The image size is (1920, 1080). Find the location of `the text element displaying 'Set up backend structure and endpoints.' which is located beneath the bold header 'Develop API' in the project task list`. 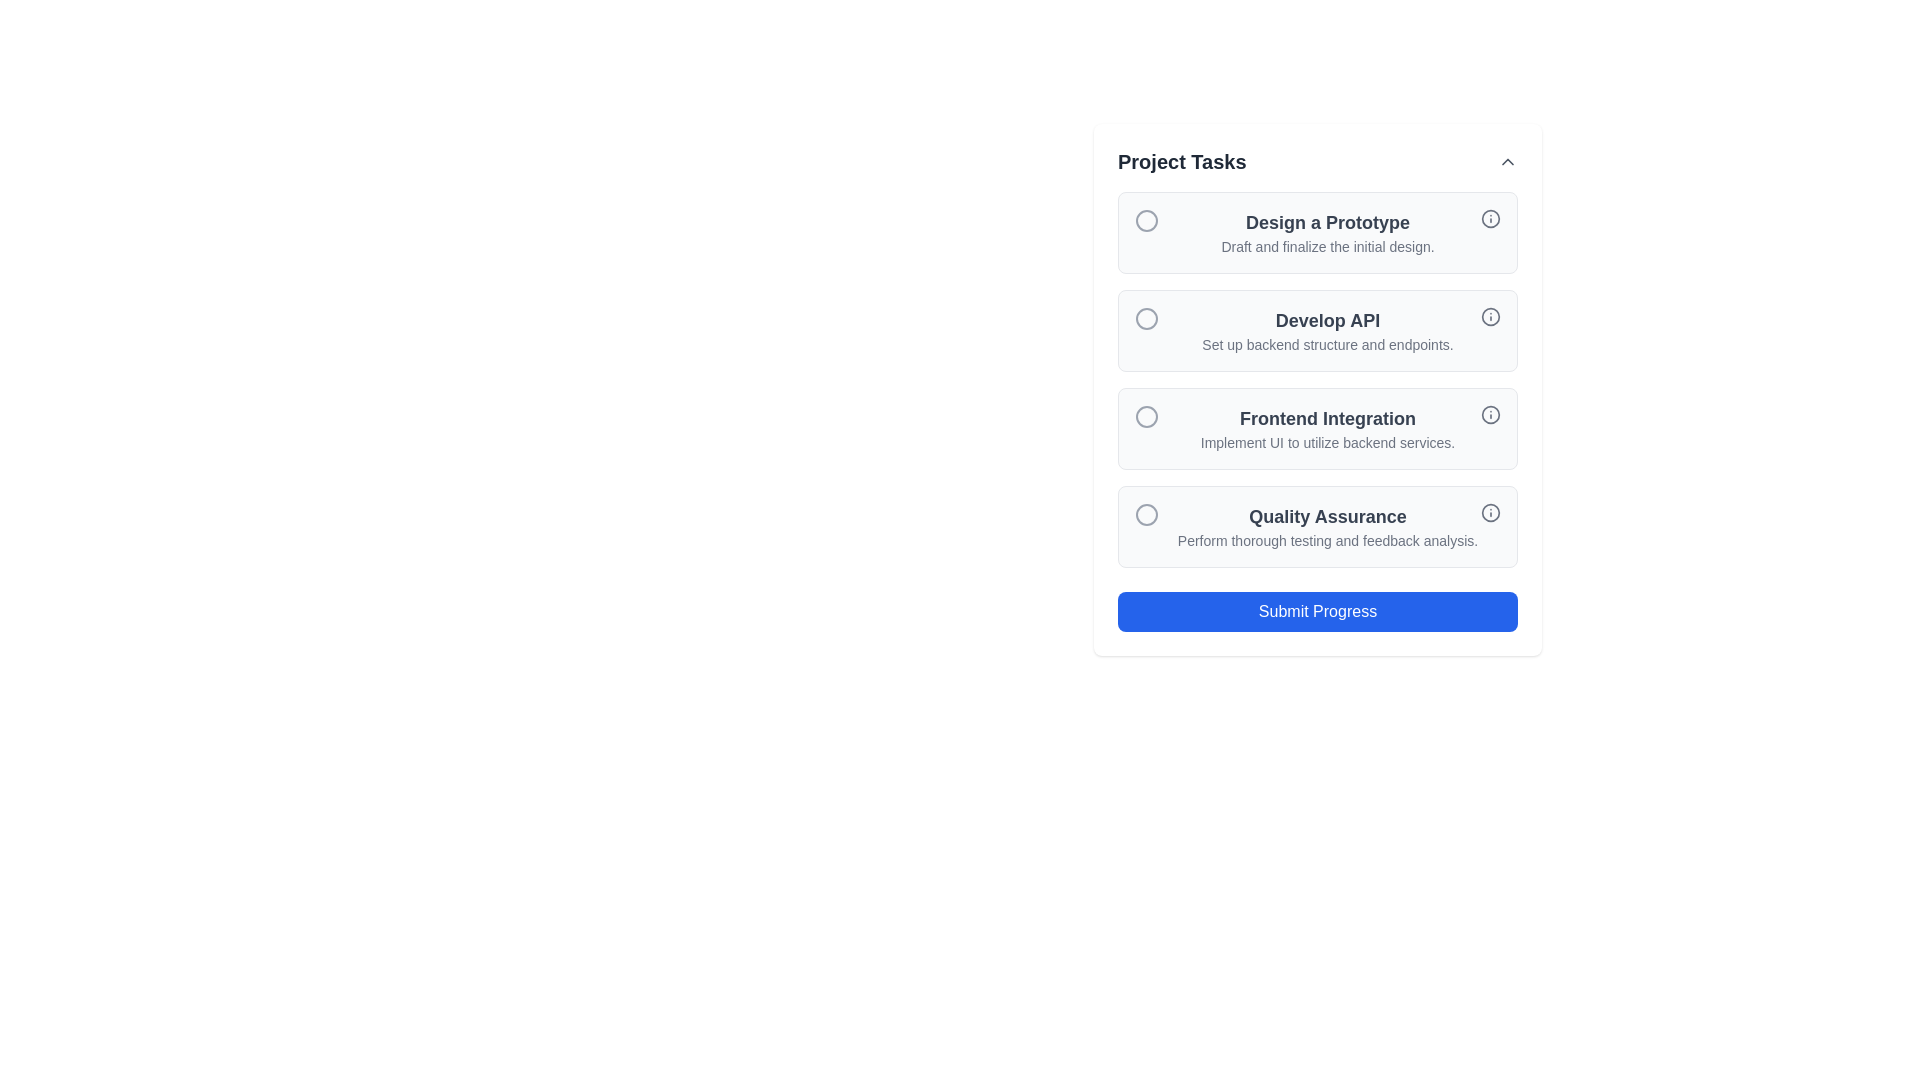

the text element displaying 'Set up backend structure and endpoints.' which is located beneath the bold header 'Develop API' in the project task list is located at coordinates (1328, 343).